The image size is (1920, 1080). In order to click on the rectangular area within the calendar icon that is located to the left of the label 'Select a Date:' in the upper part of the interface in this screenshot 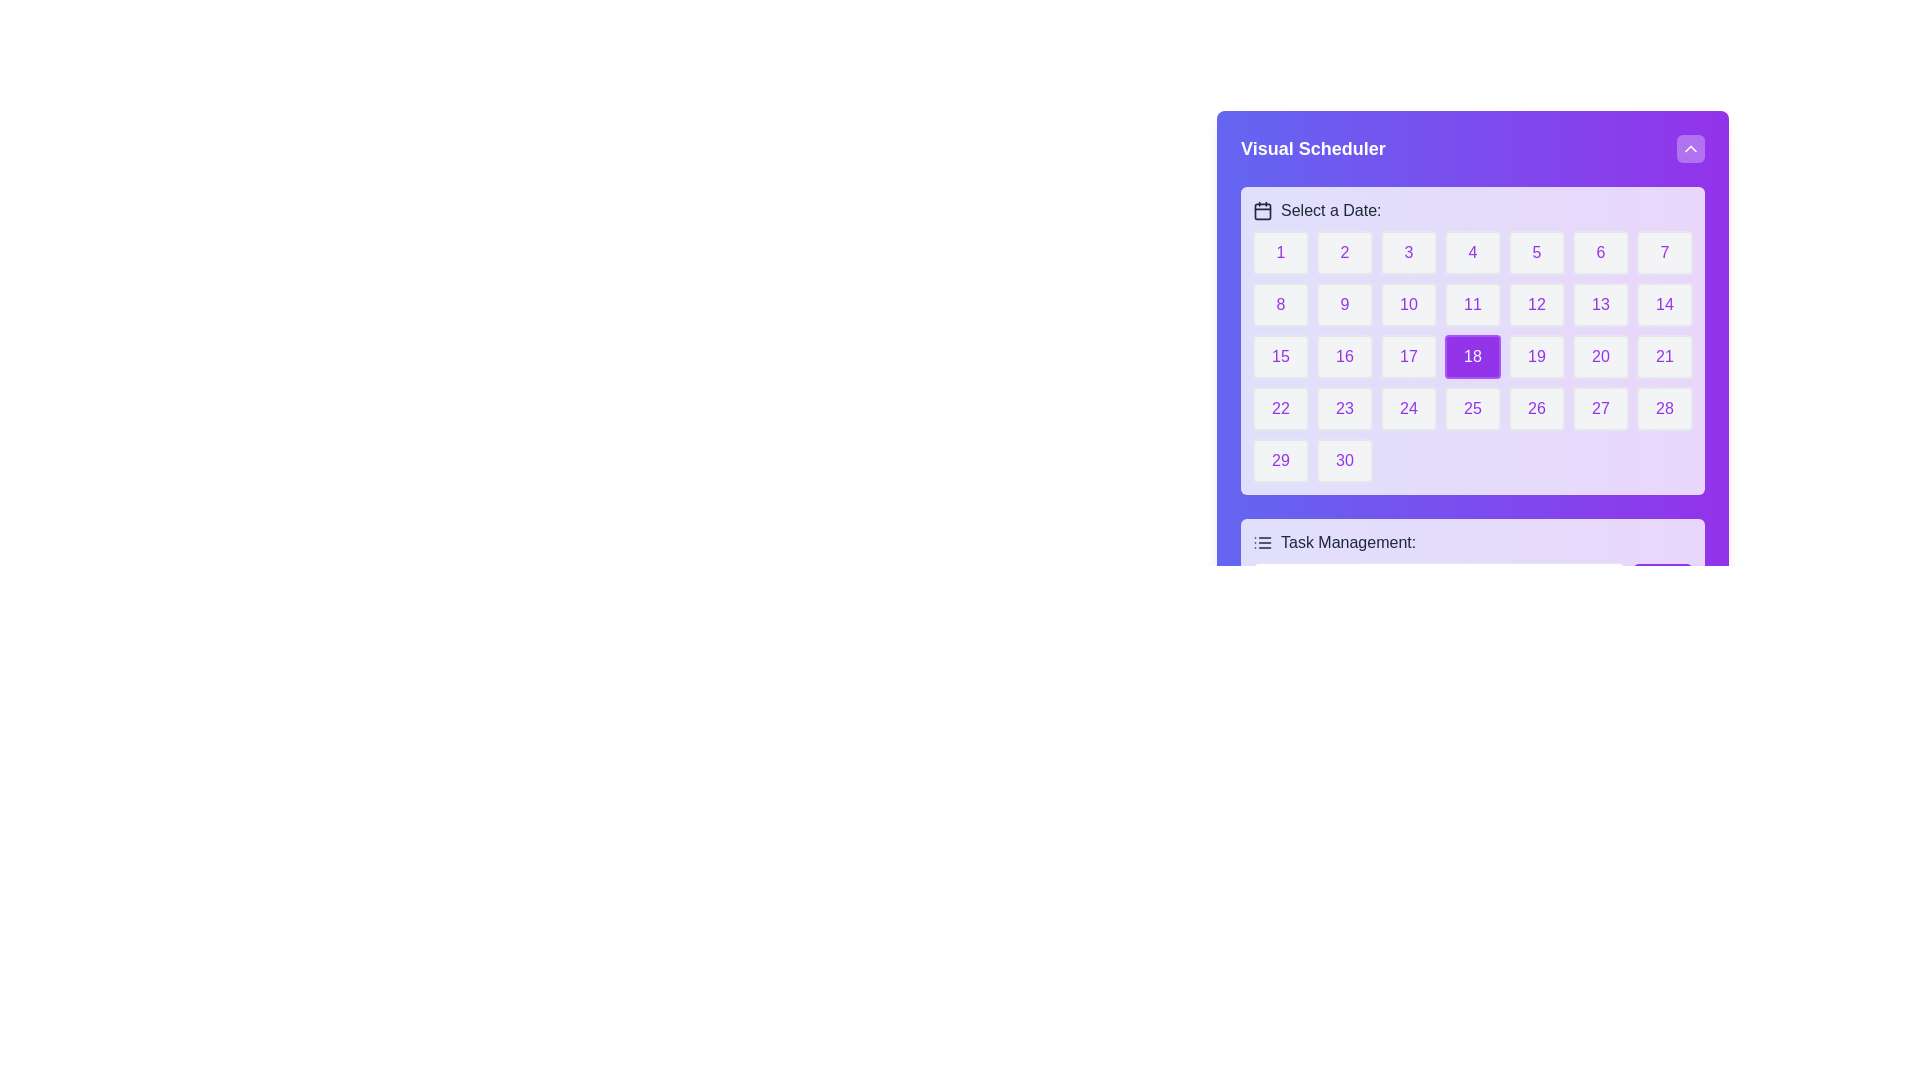, I will do `click(1261, 211)`.